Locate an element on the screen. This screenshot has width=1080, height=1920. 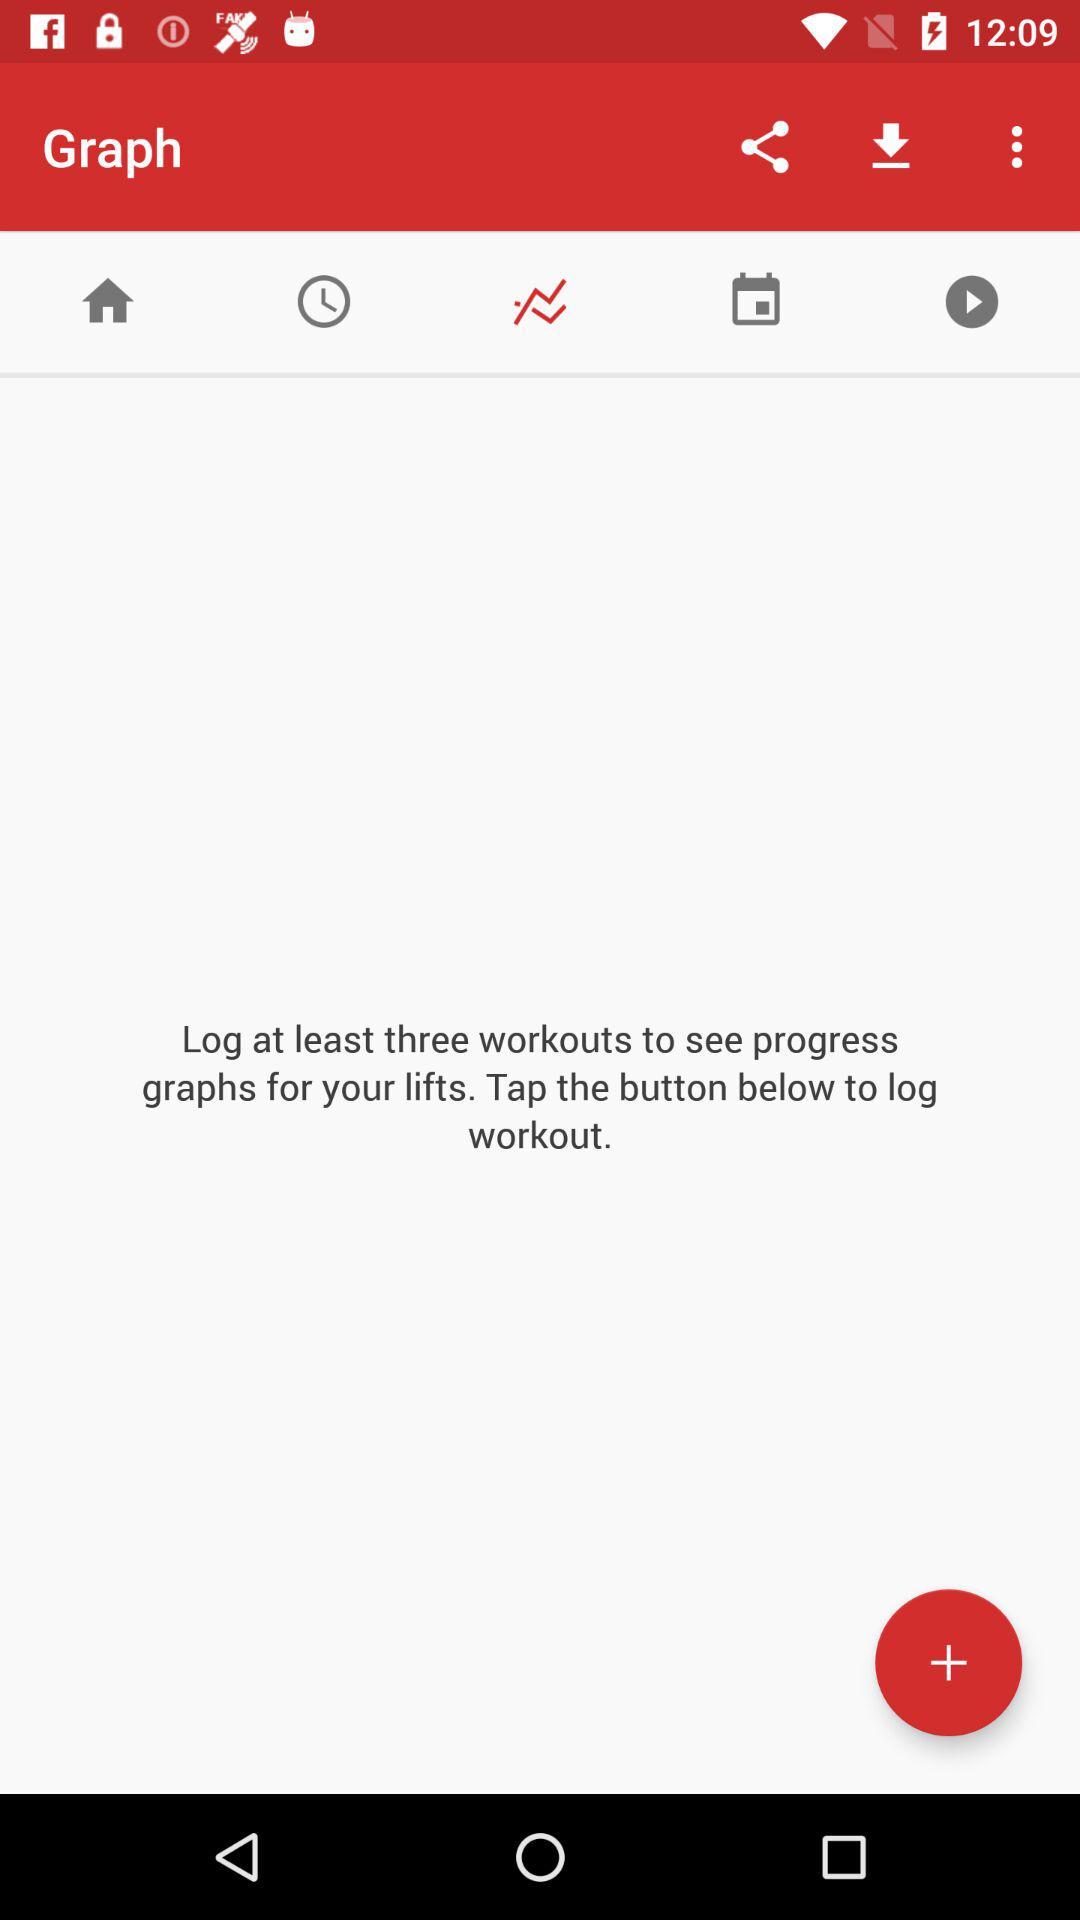
he house for home is located at coordinates (108, 300).